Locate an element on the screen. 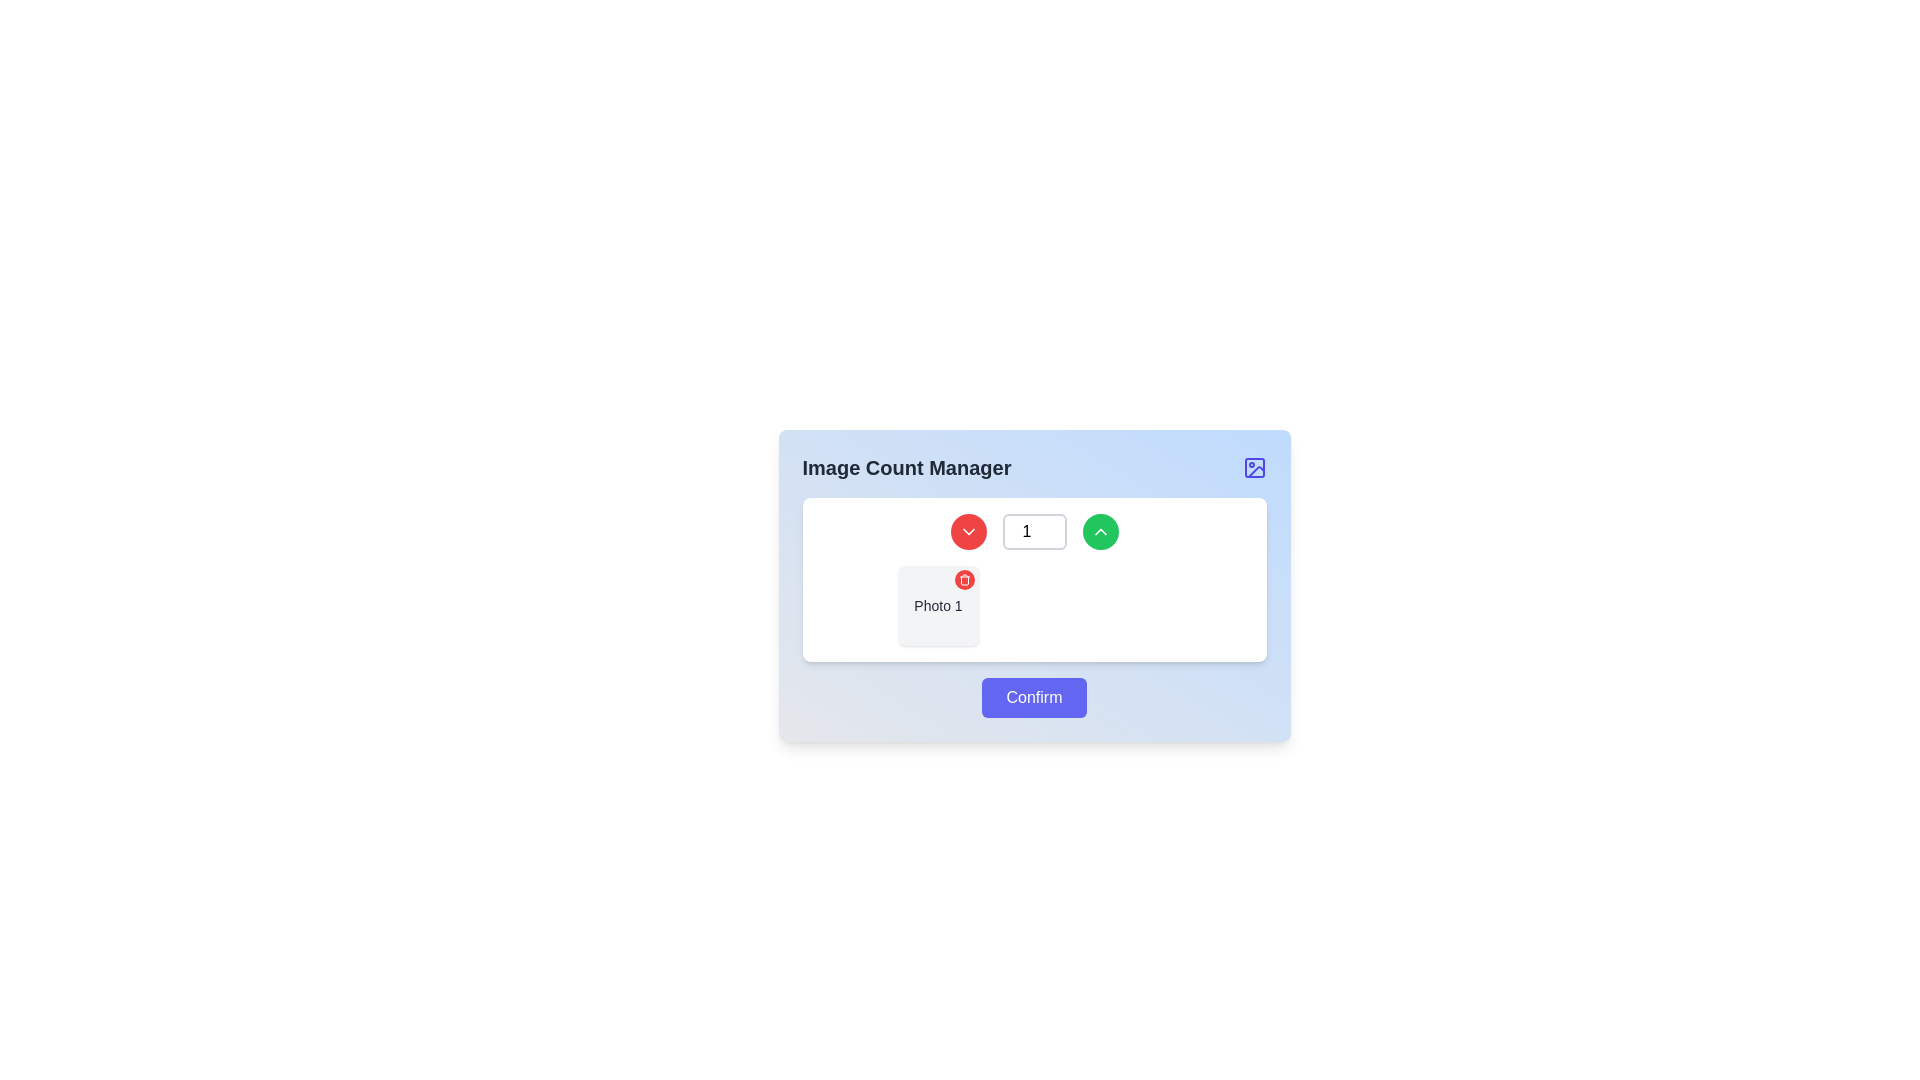 The height and width of the screenshot is (1080, 1920). the circular red button with a white down arrow icon to decrease the value, located to the left of the numeric input field in the top-left corner of the main card UI is located at coordinates (968, 531).